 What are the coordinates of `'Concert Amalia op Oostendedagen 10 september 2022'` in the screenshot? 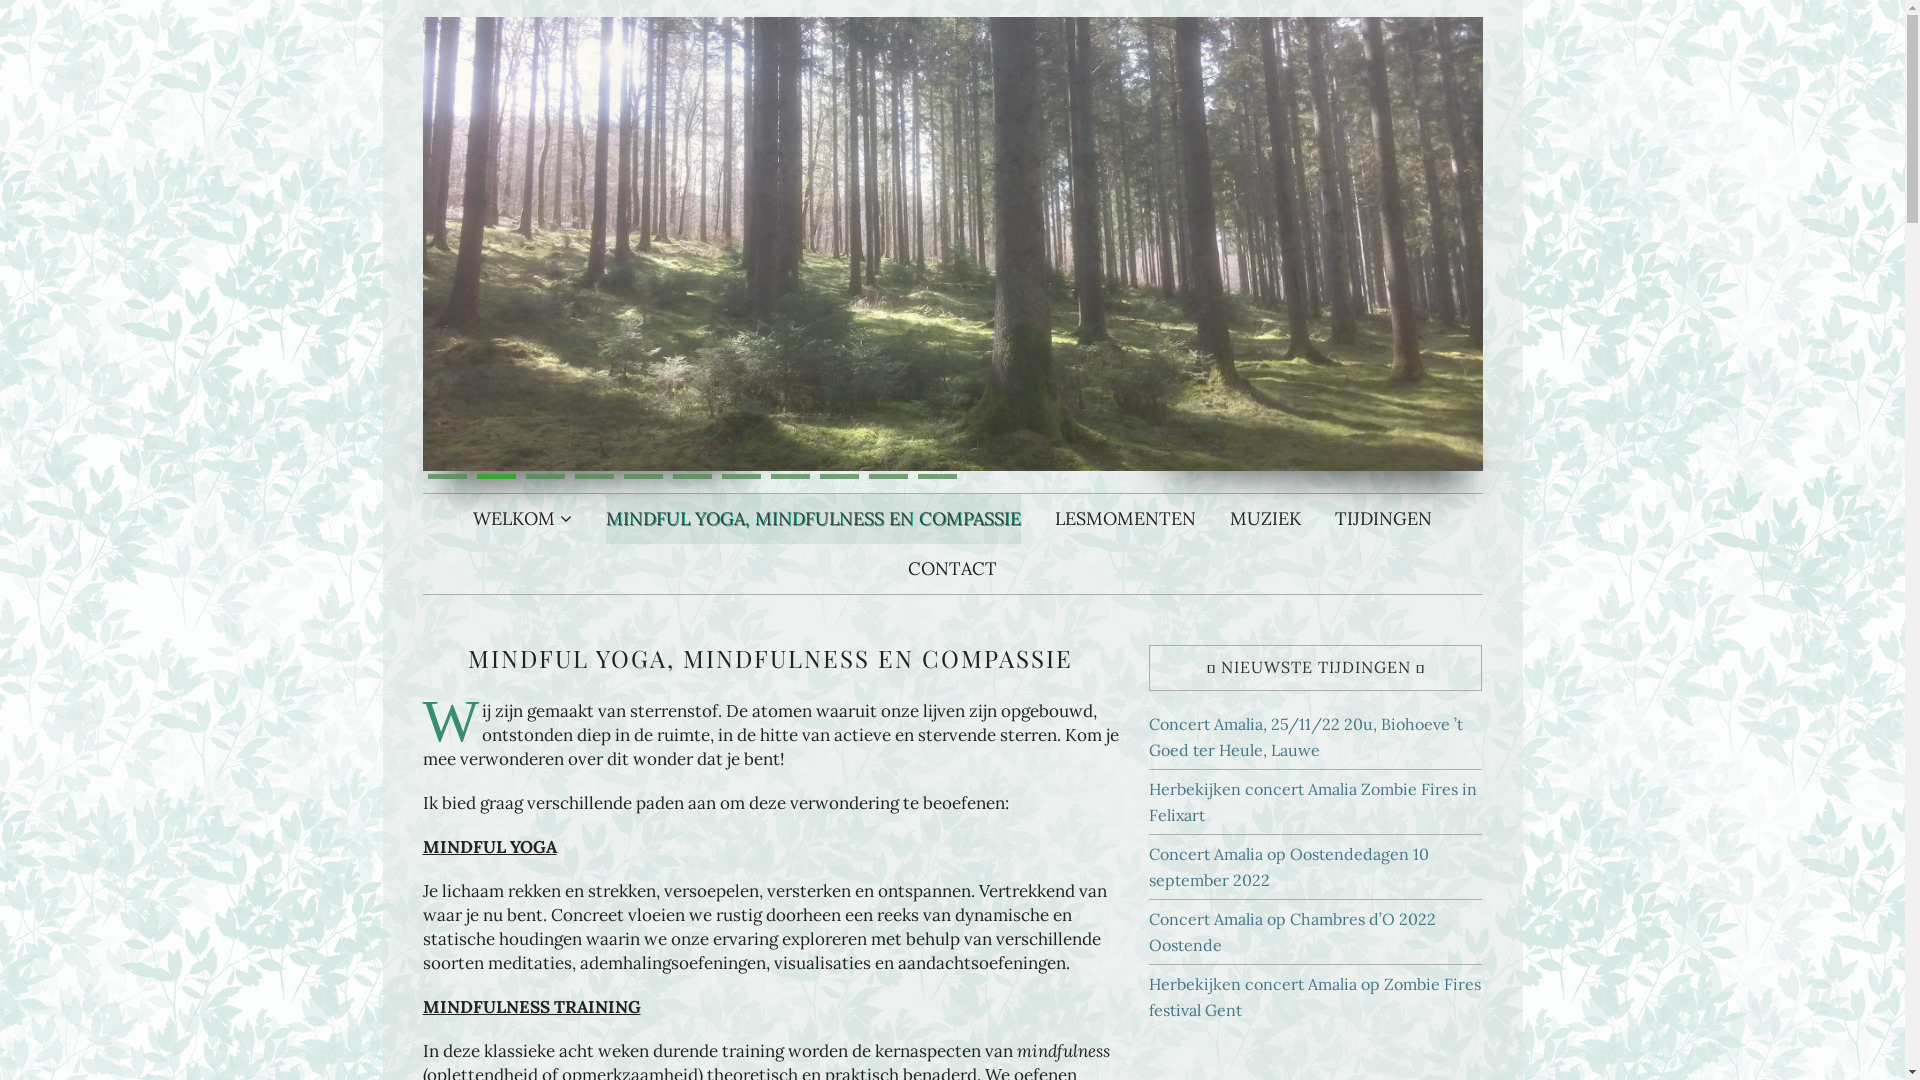 It's located at (1289, 866).